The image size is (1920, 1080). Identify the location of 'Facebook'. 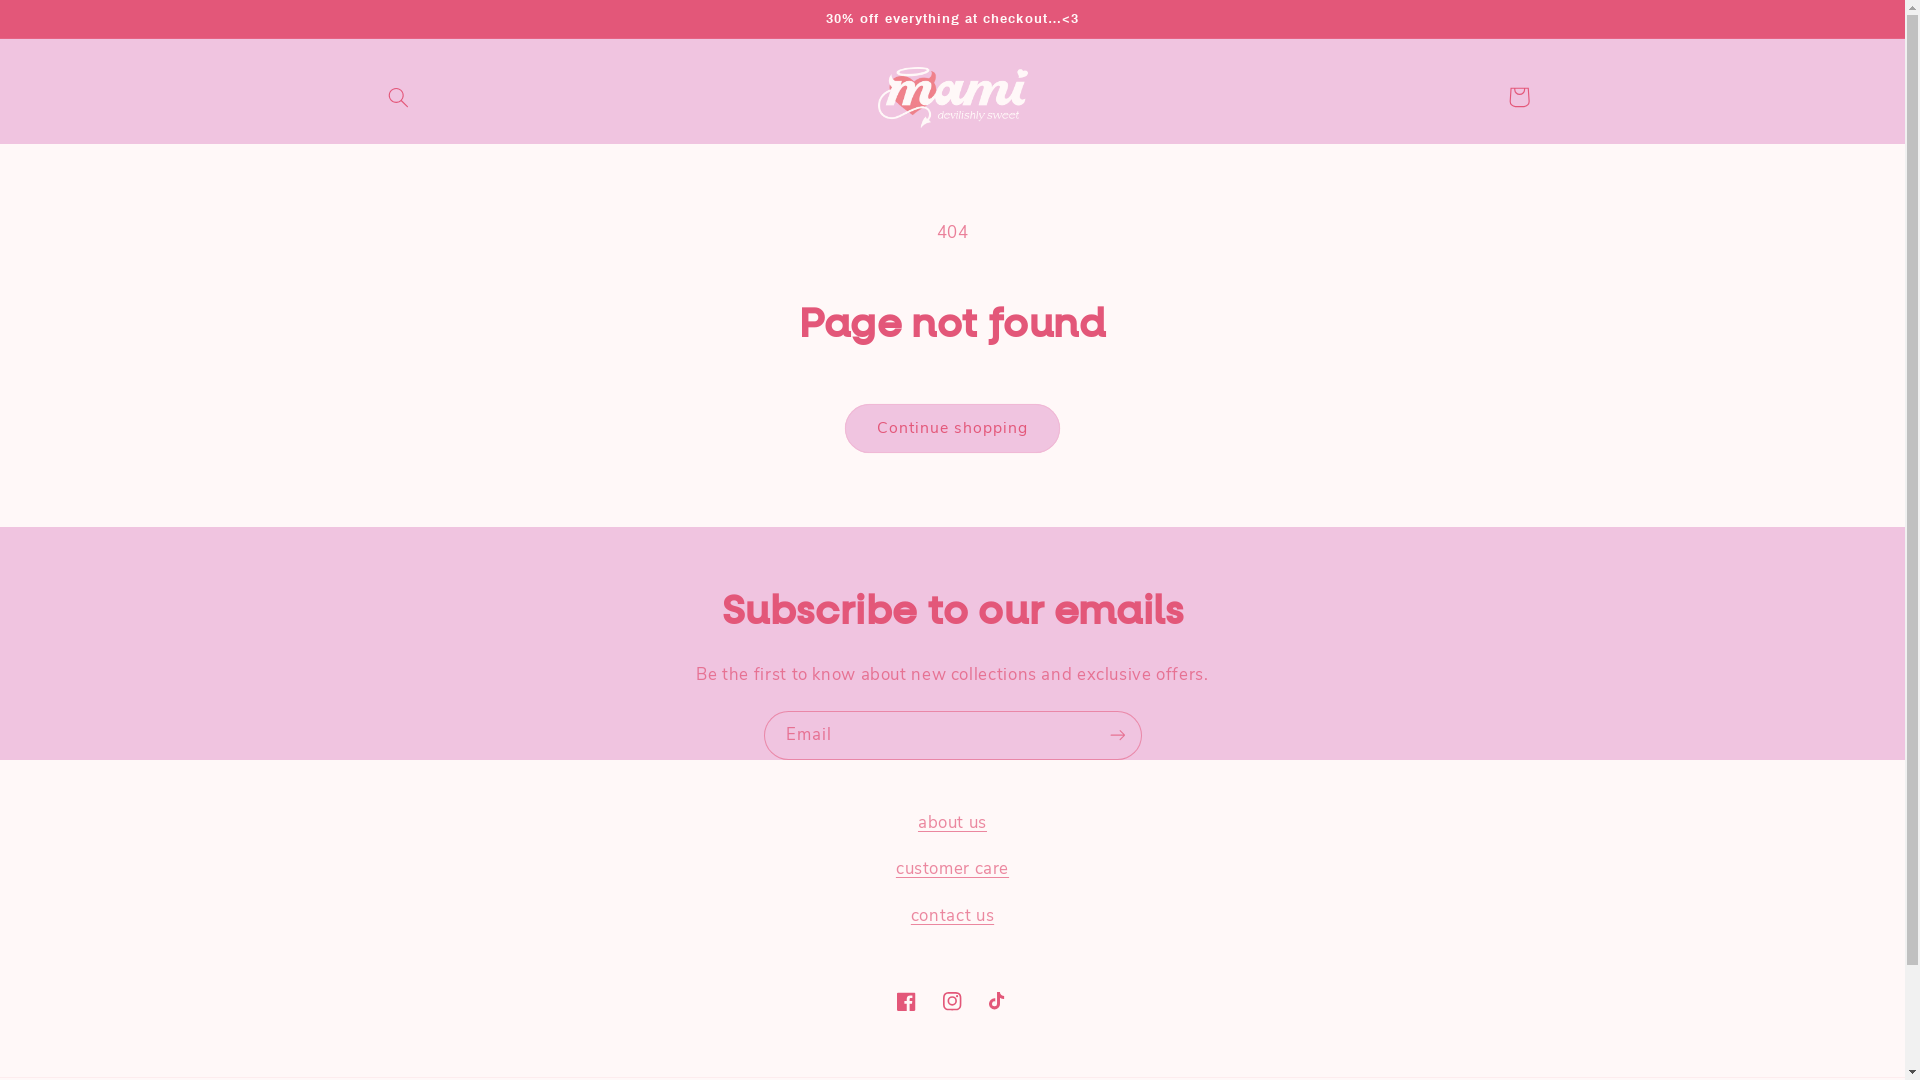
(905, 1001).